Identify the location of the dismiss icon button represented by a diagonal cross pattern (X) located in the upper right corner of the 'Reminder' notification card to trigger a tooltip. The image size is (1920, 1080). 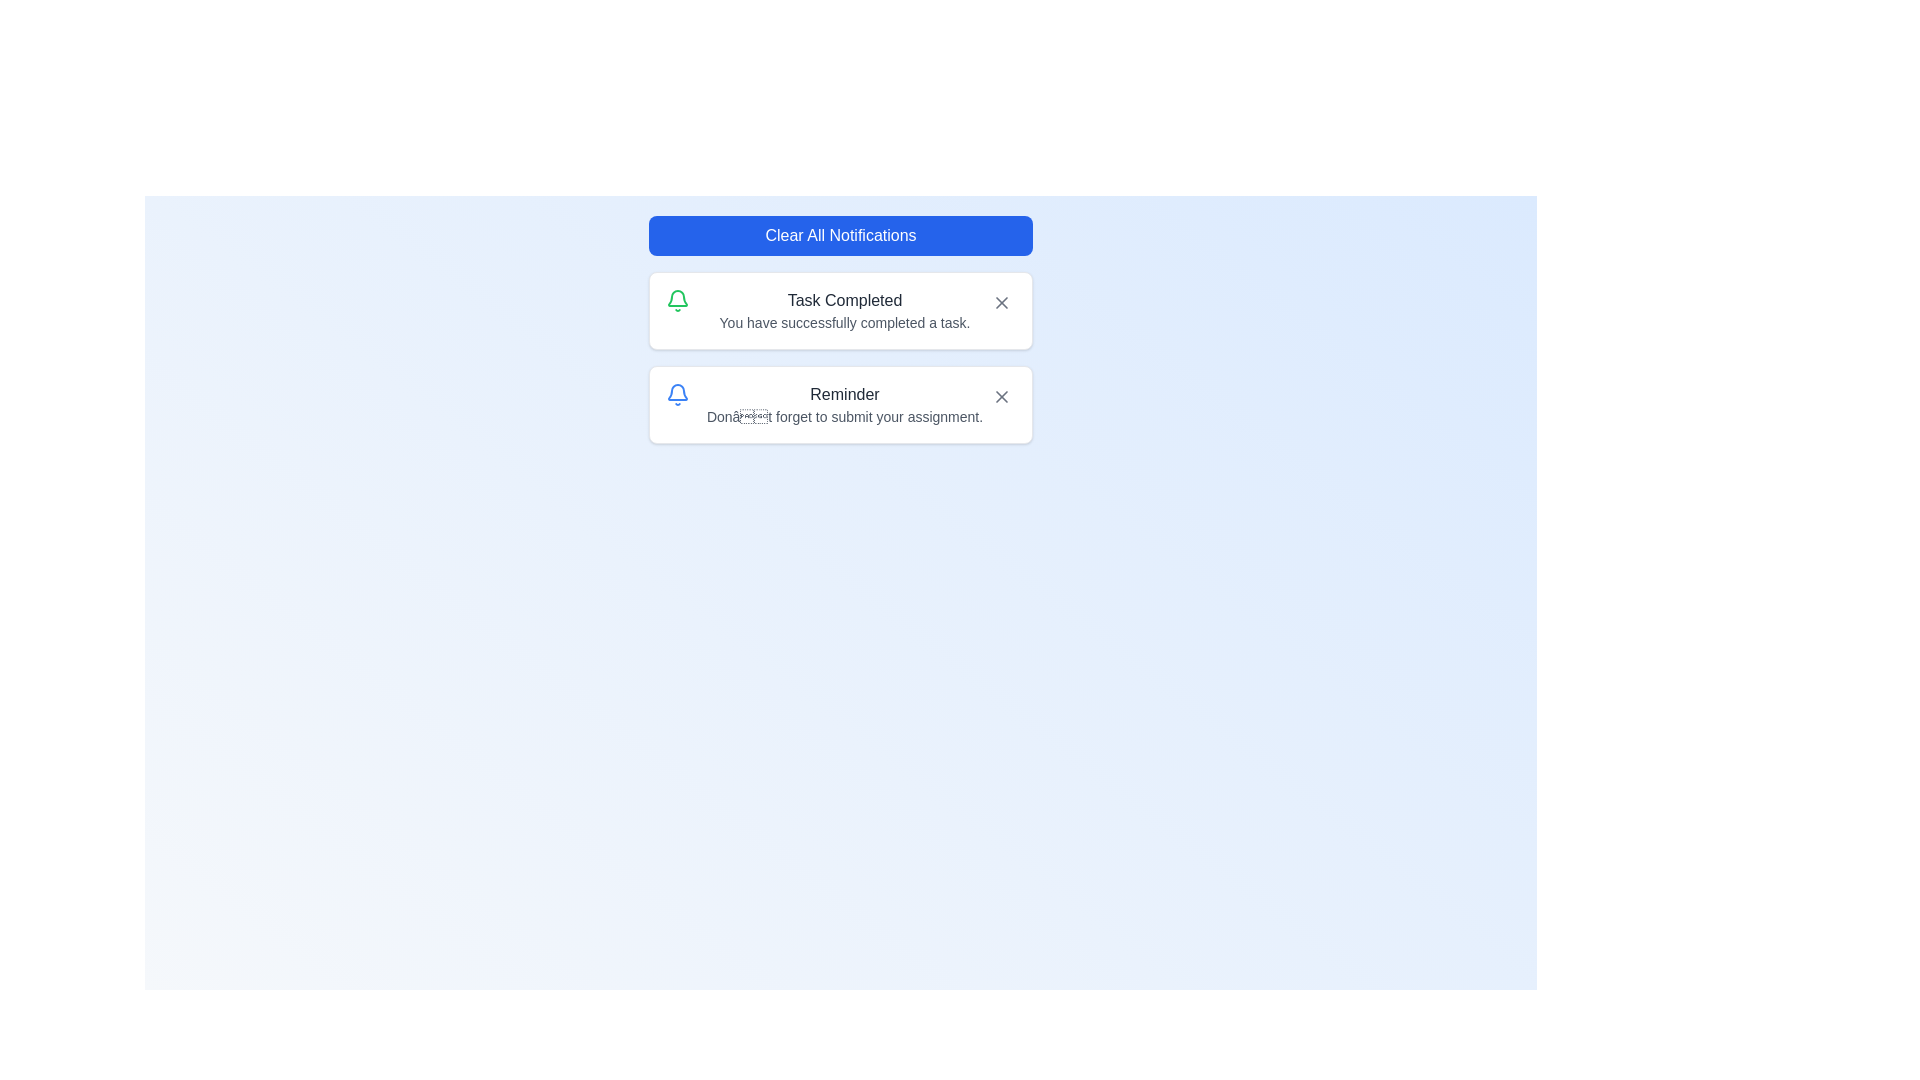
(1002, 397).